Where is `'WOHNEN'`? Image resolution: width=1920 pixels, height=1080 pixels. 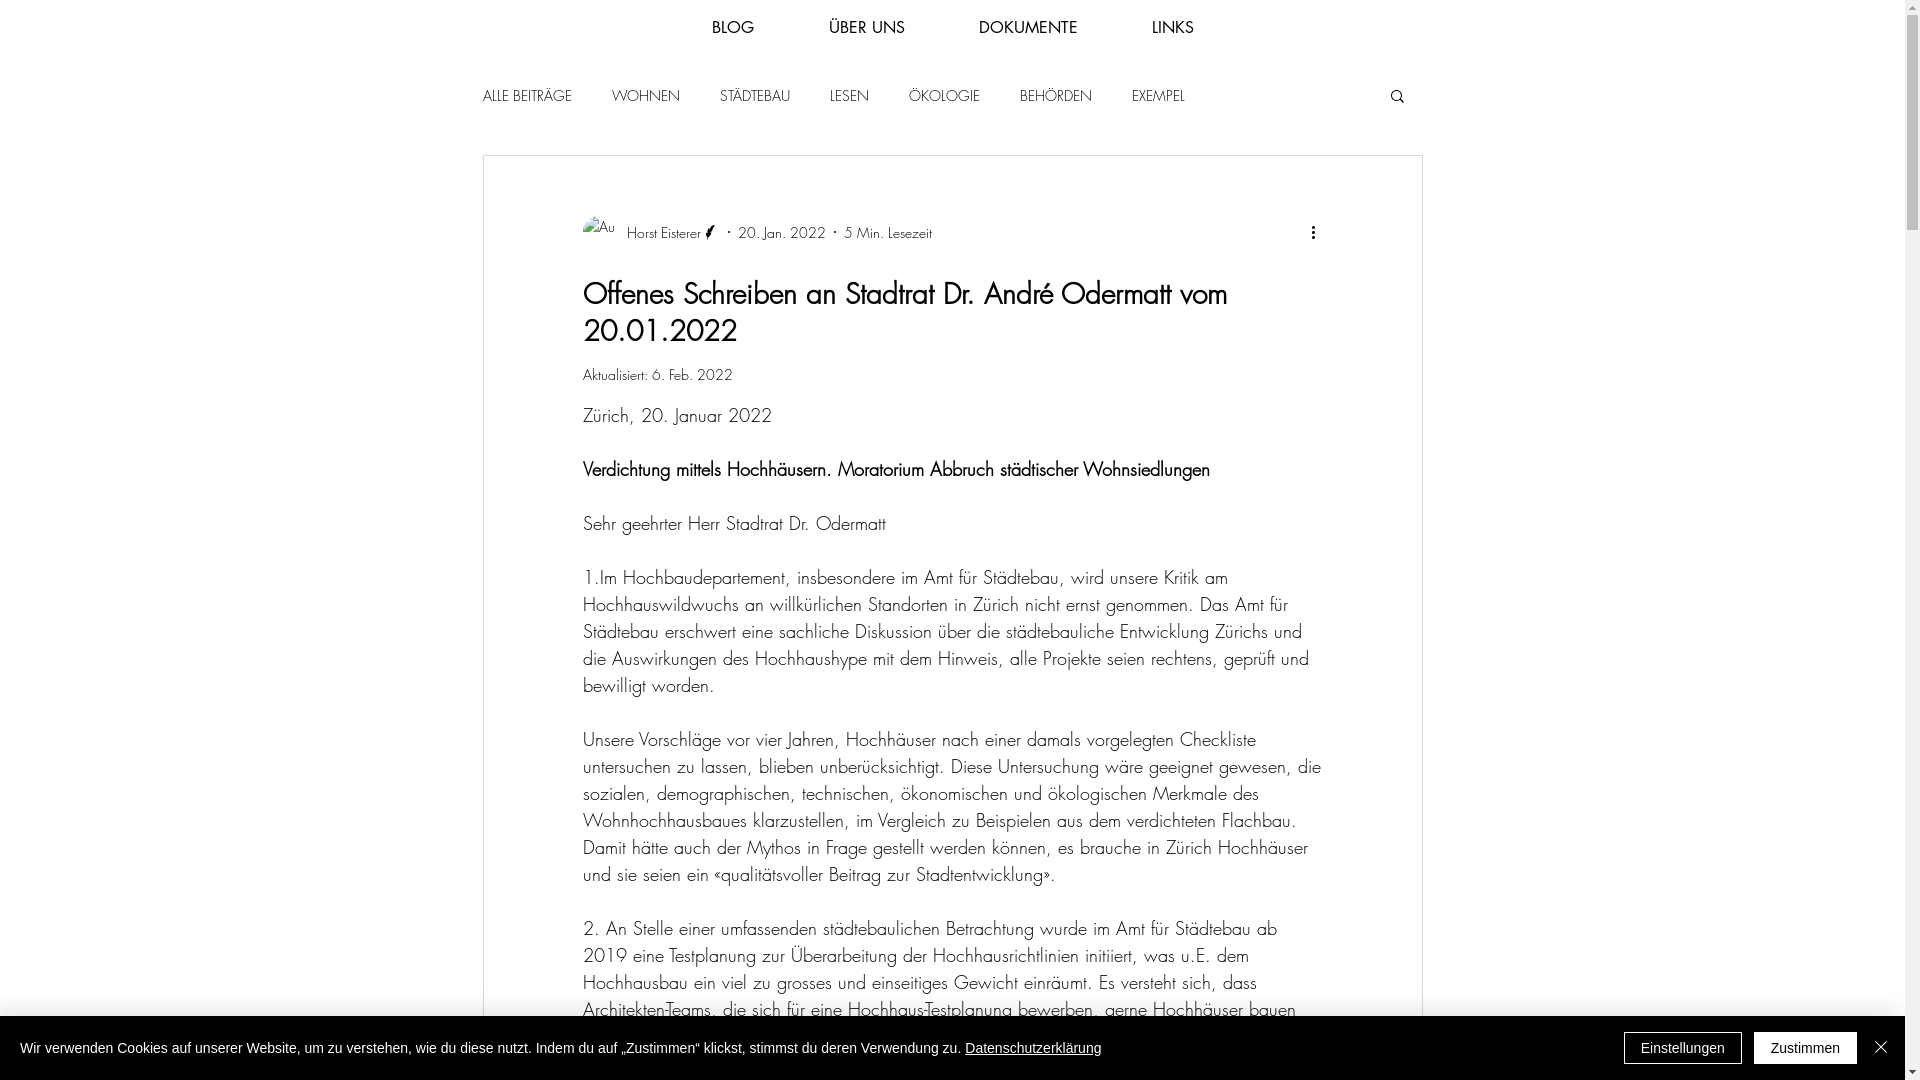
'WOHNEN' is located at coordinates (646, 95).